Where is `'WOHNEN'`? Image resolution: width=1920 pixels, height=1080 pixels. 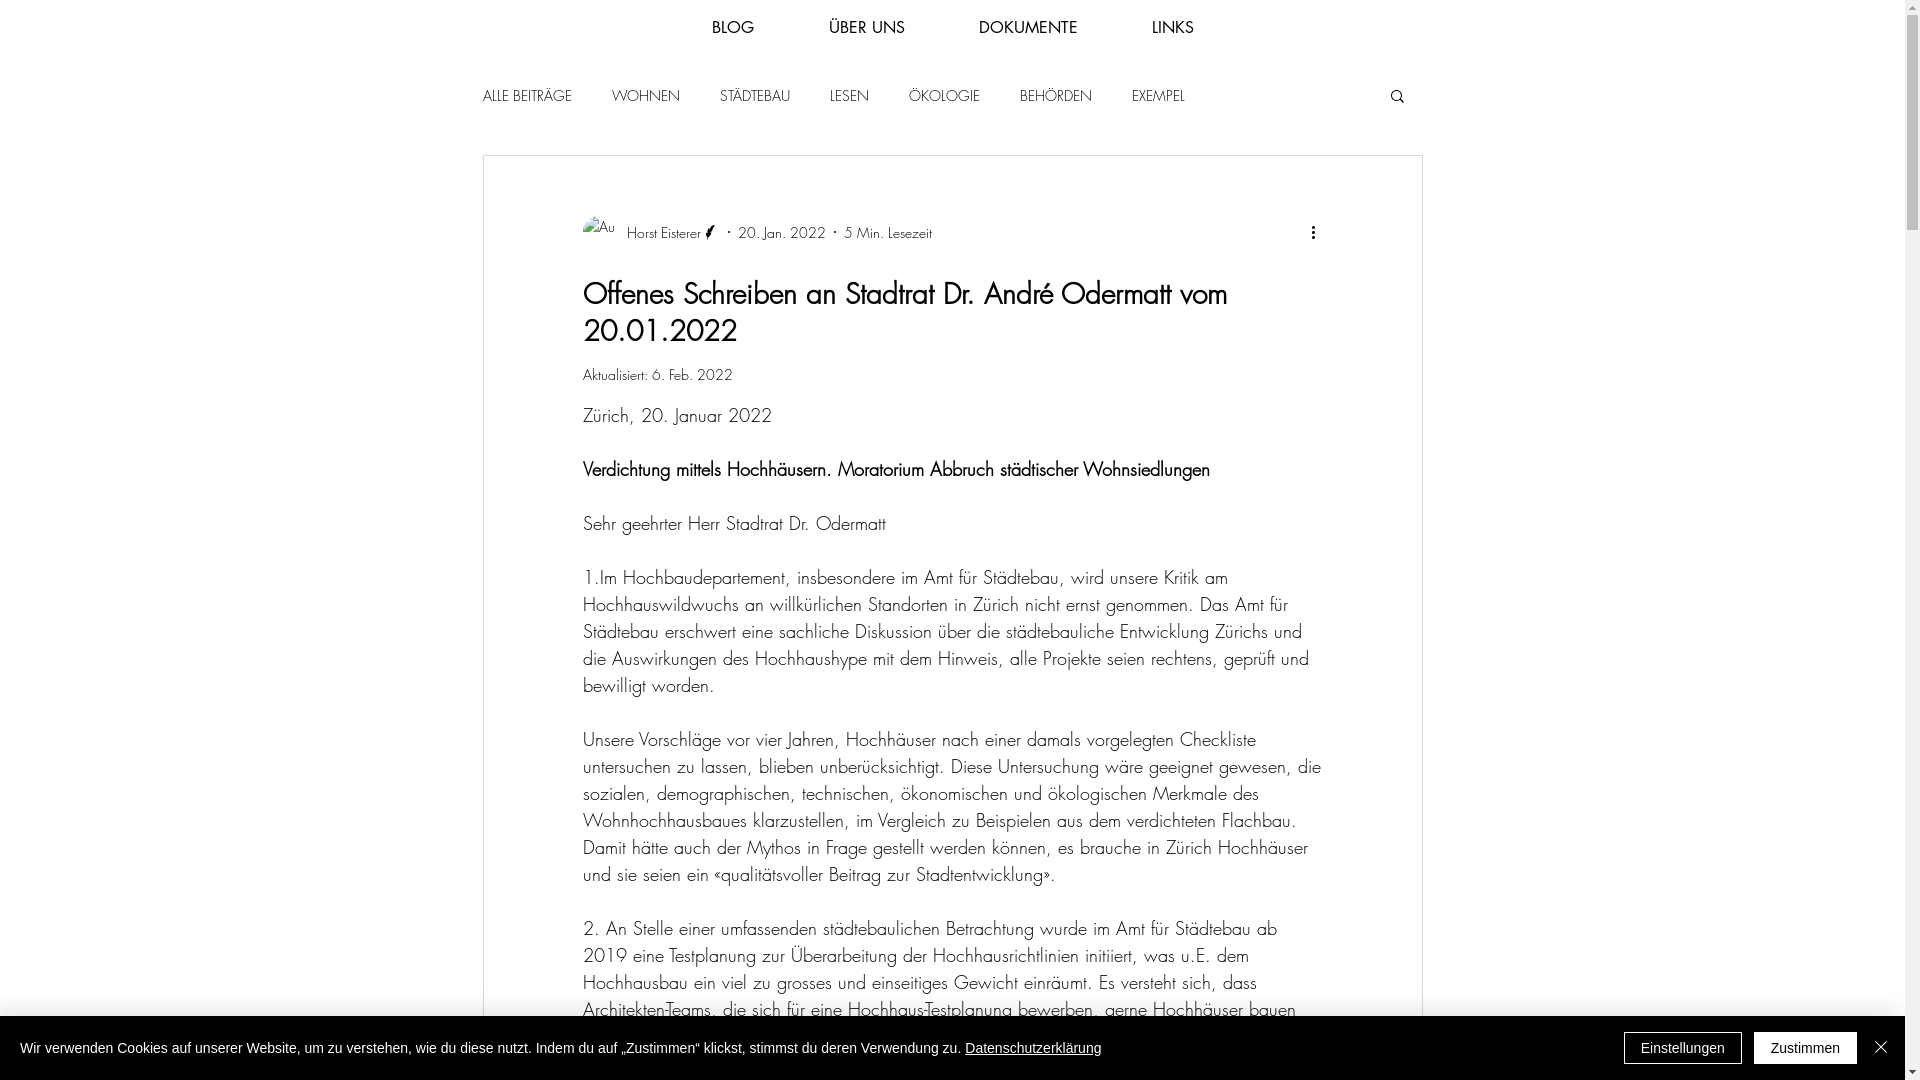
'WOHNEN' is located at coordinates (646, 95).